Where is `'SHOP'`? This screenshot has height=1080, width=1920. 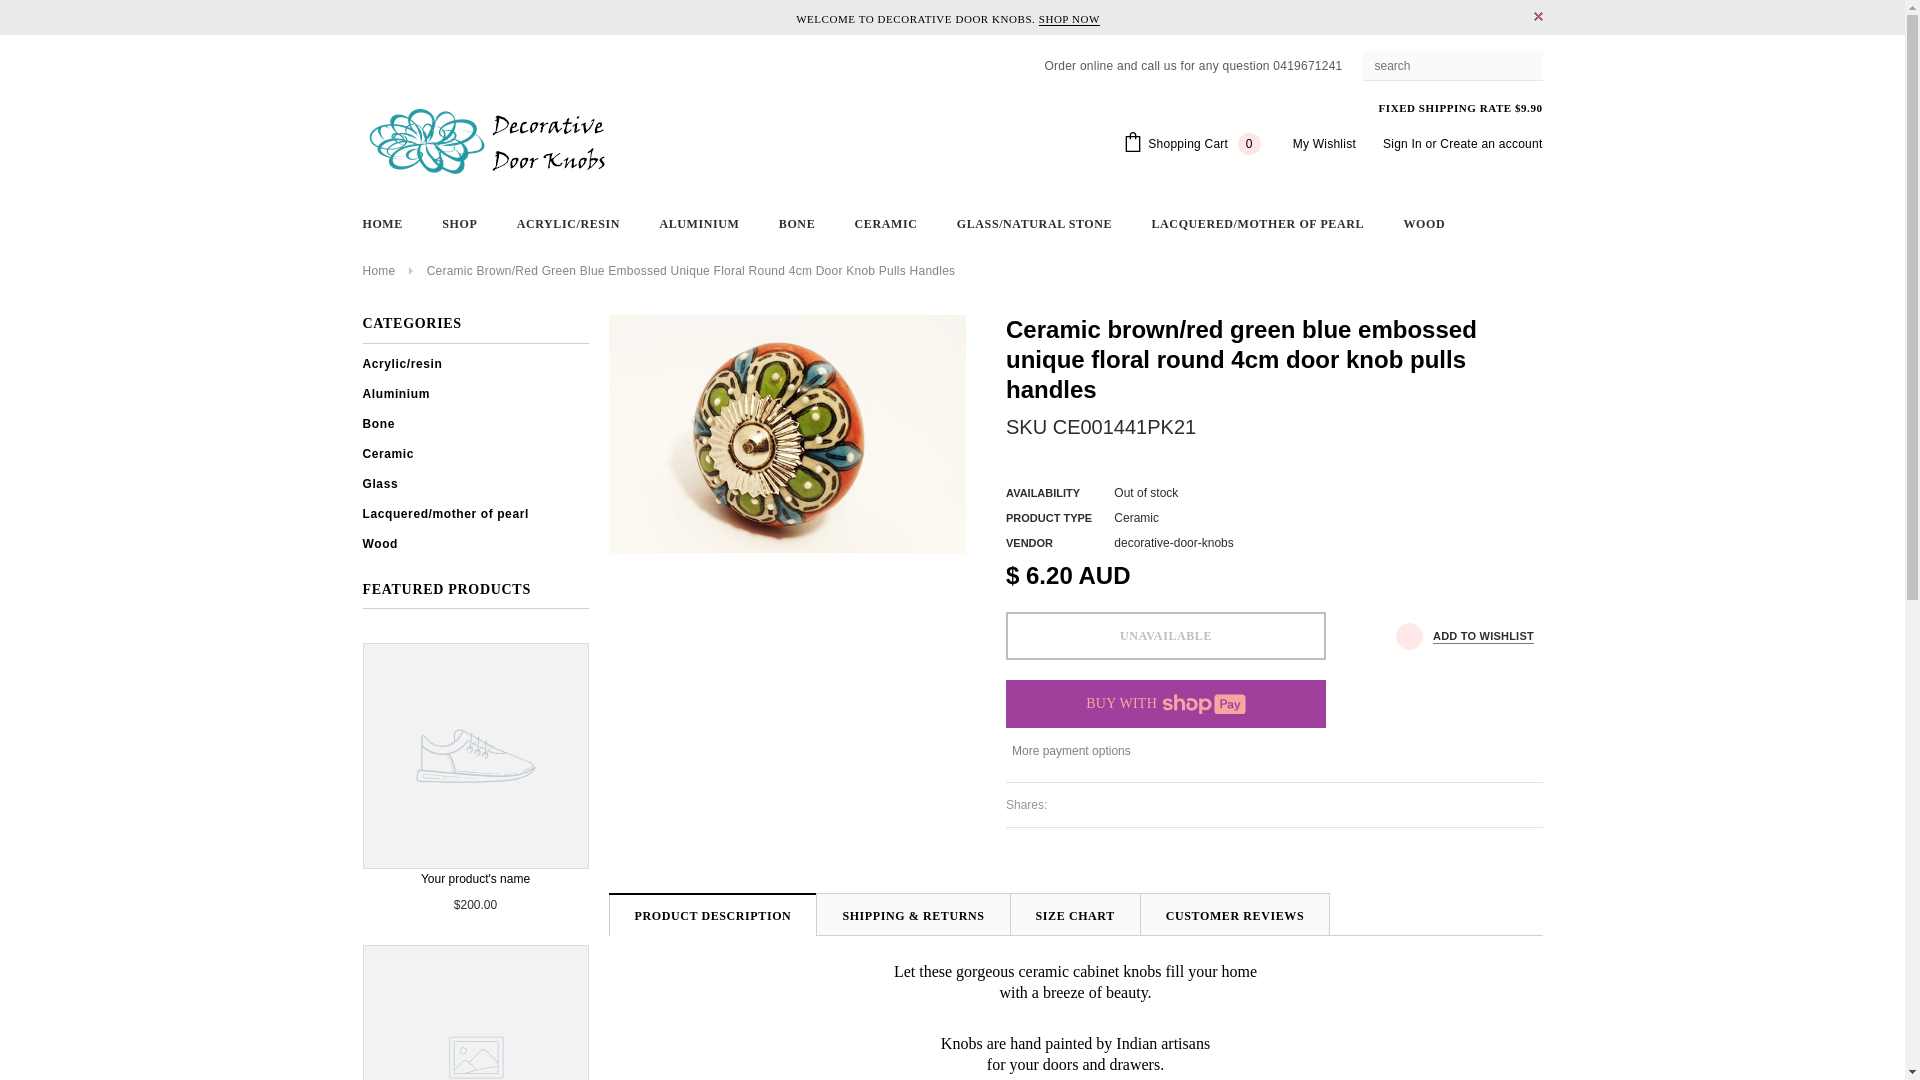 'SHOP' is located at coordinates (458, 223).